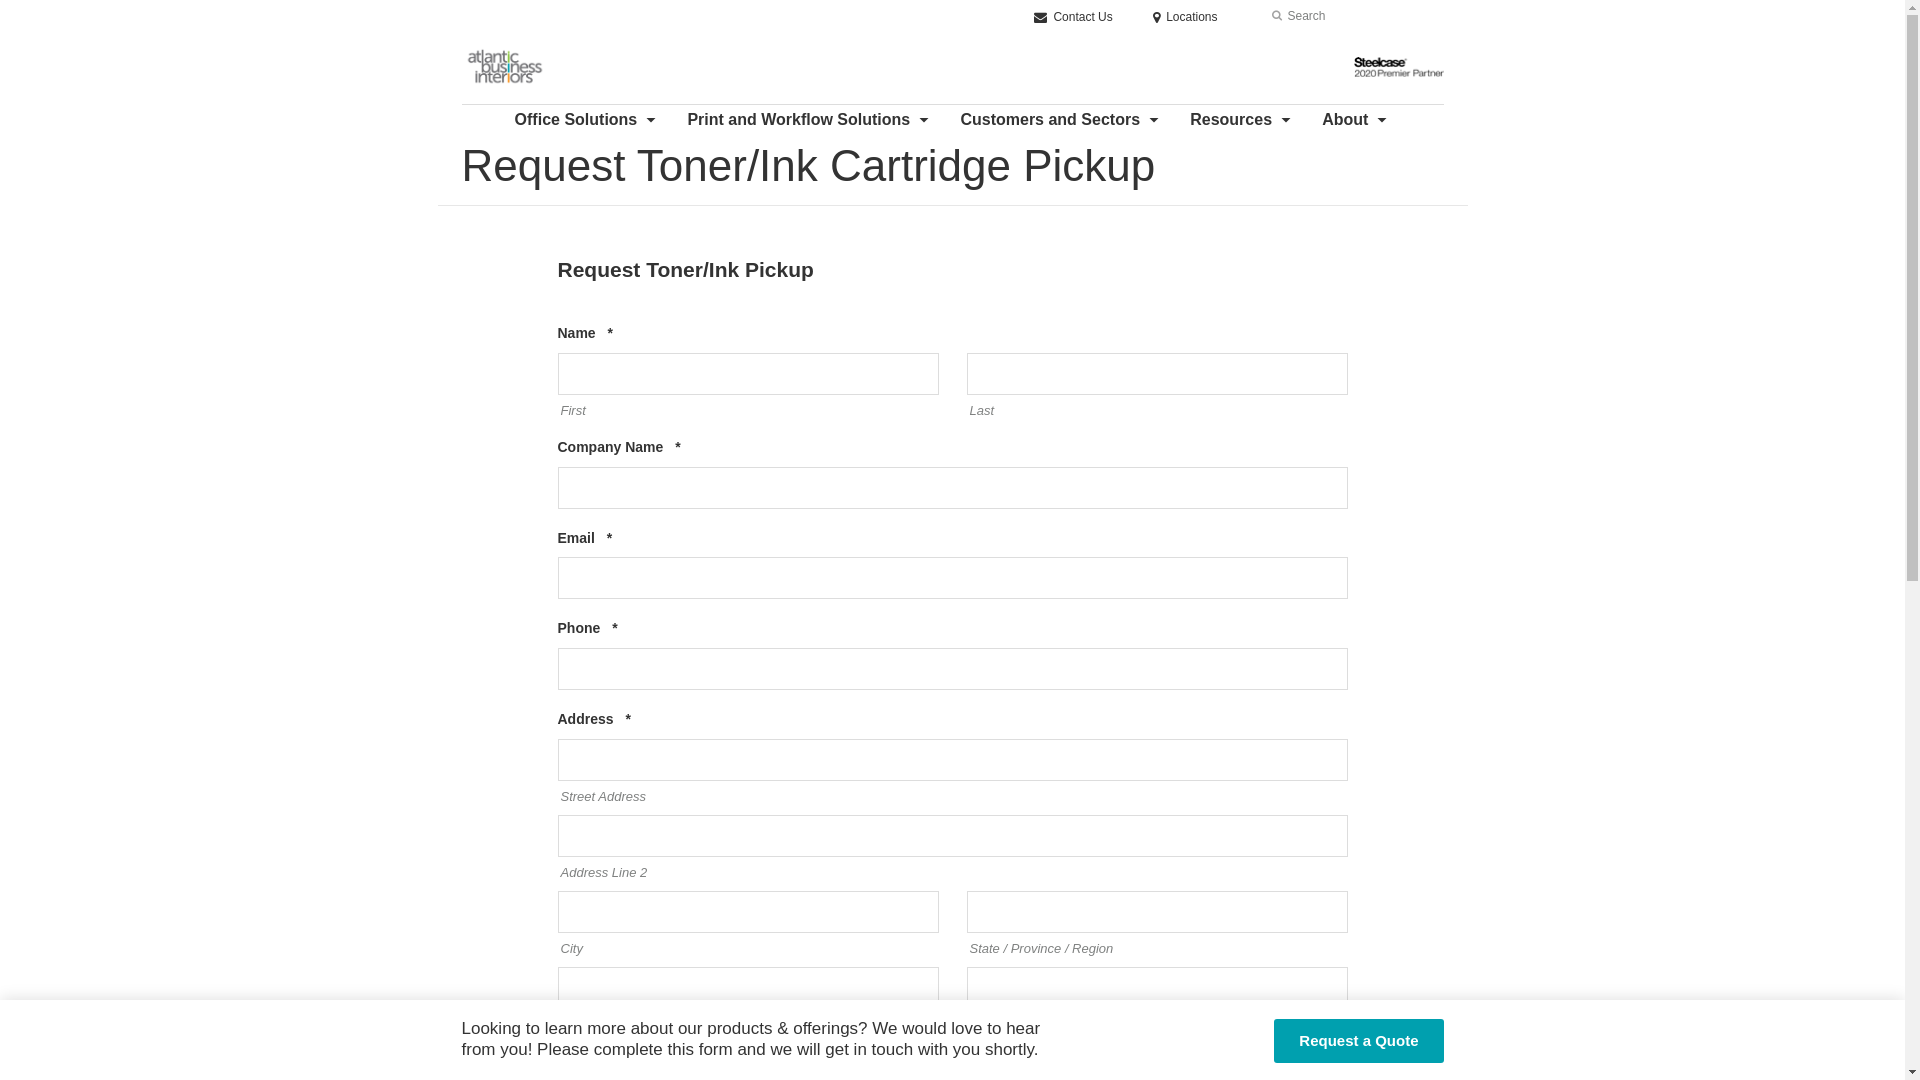 This screenshot has width=1920, height=1080. Describe the element at coordinates (1358, 1040) in the screenshot. I see `'Request a Quote'` at that location.